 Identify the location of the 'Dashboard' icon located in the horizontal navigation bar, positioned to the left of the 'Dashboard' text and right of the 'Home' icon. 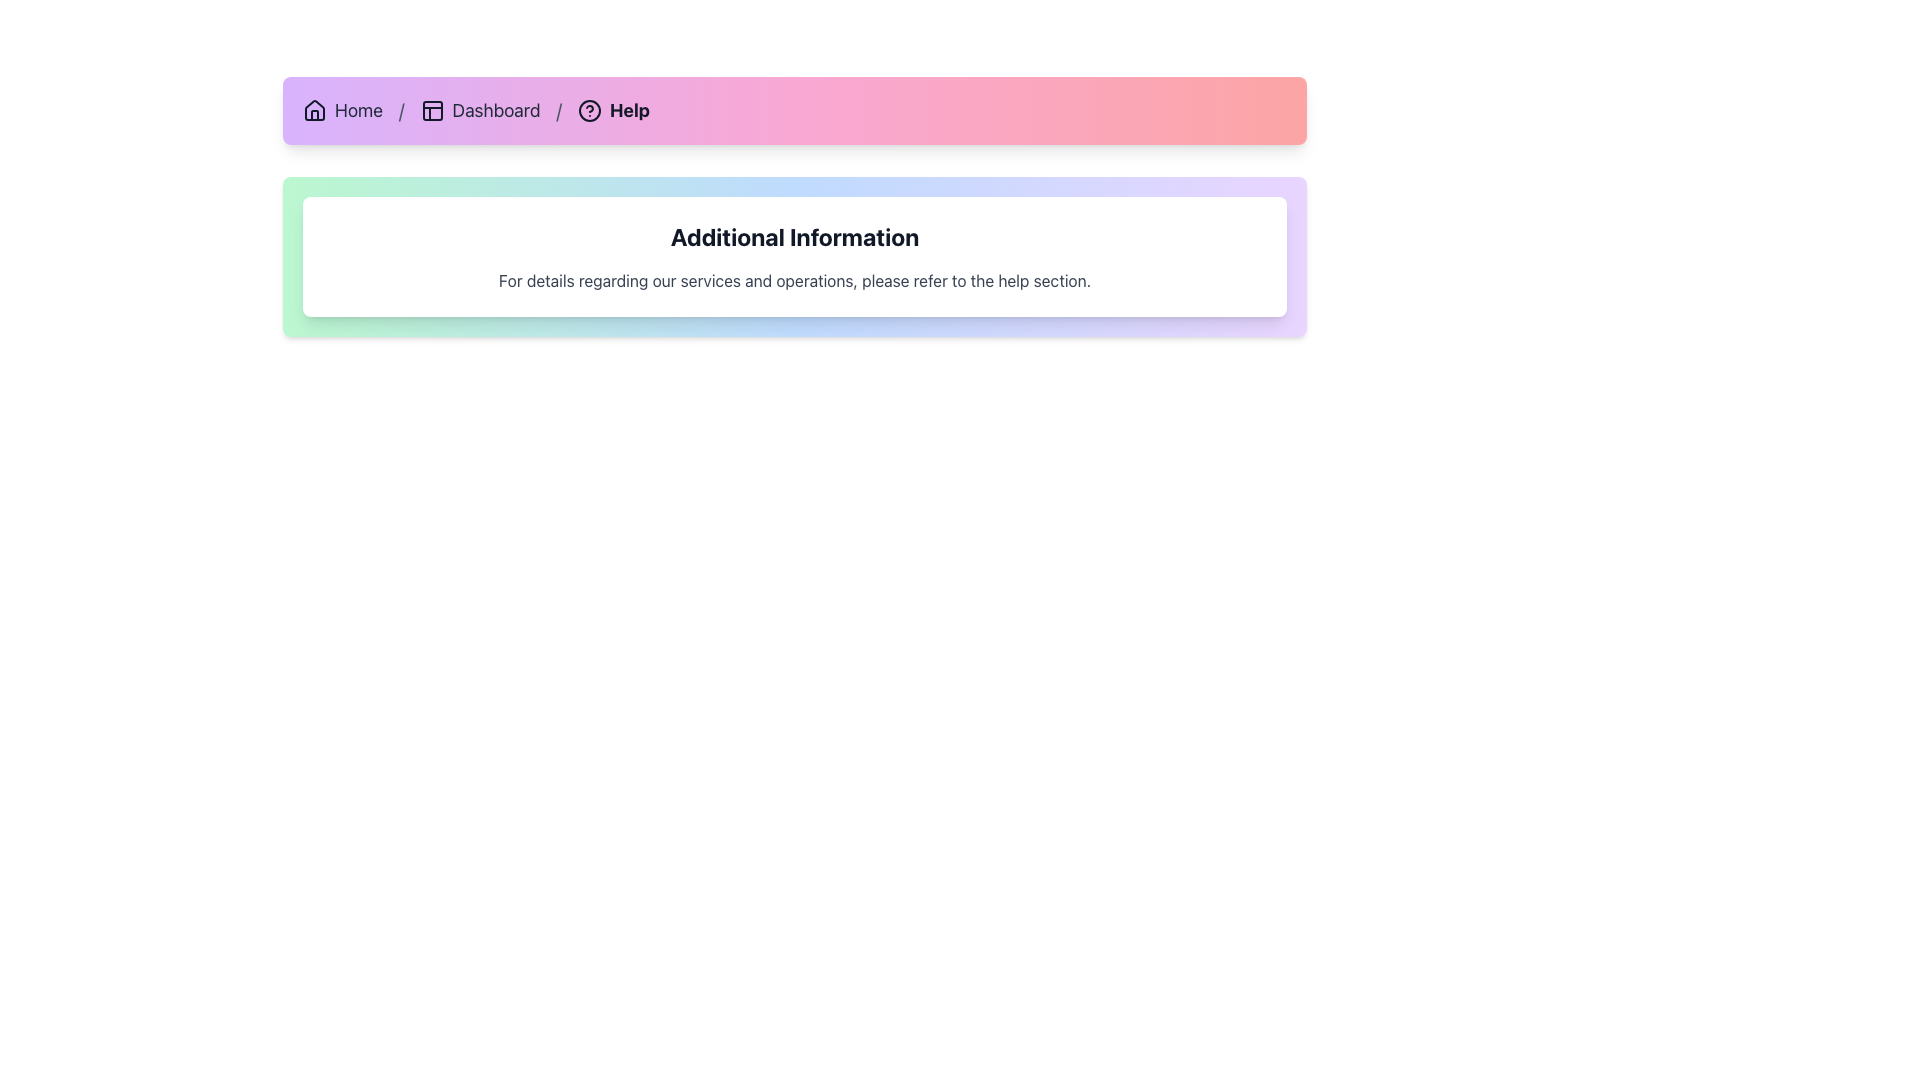
(431, 111).